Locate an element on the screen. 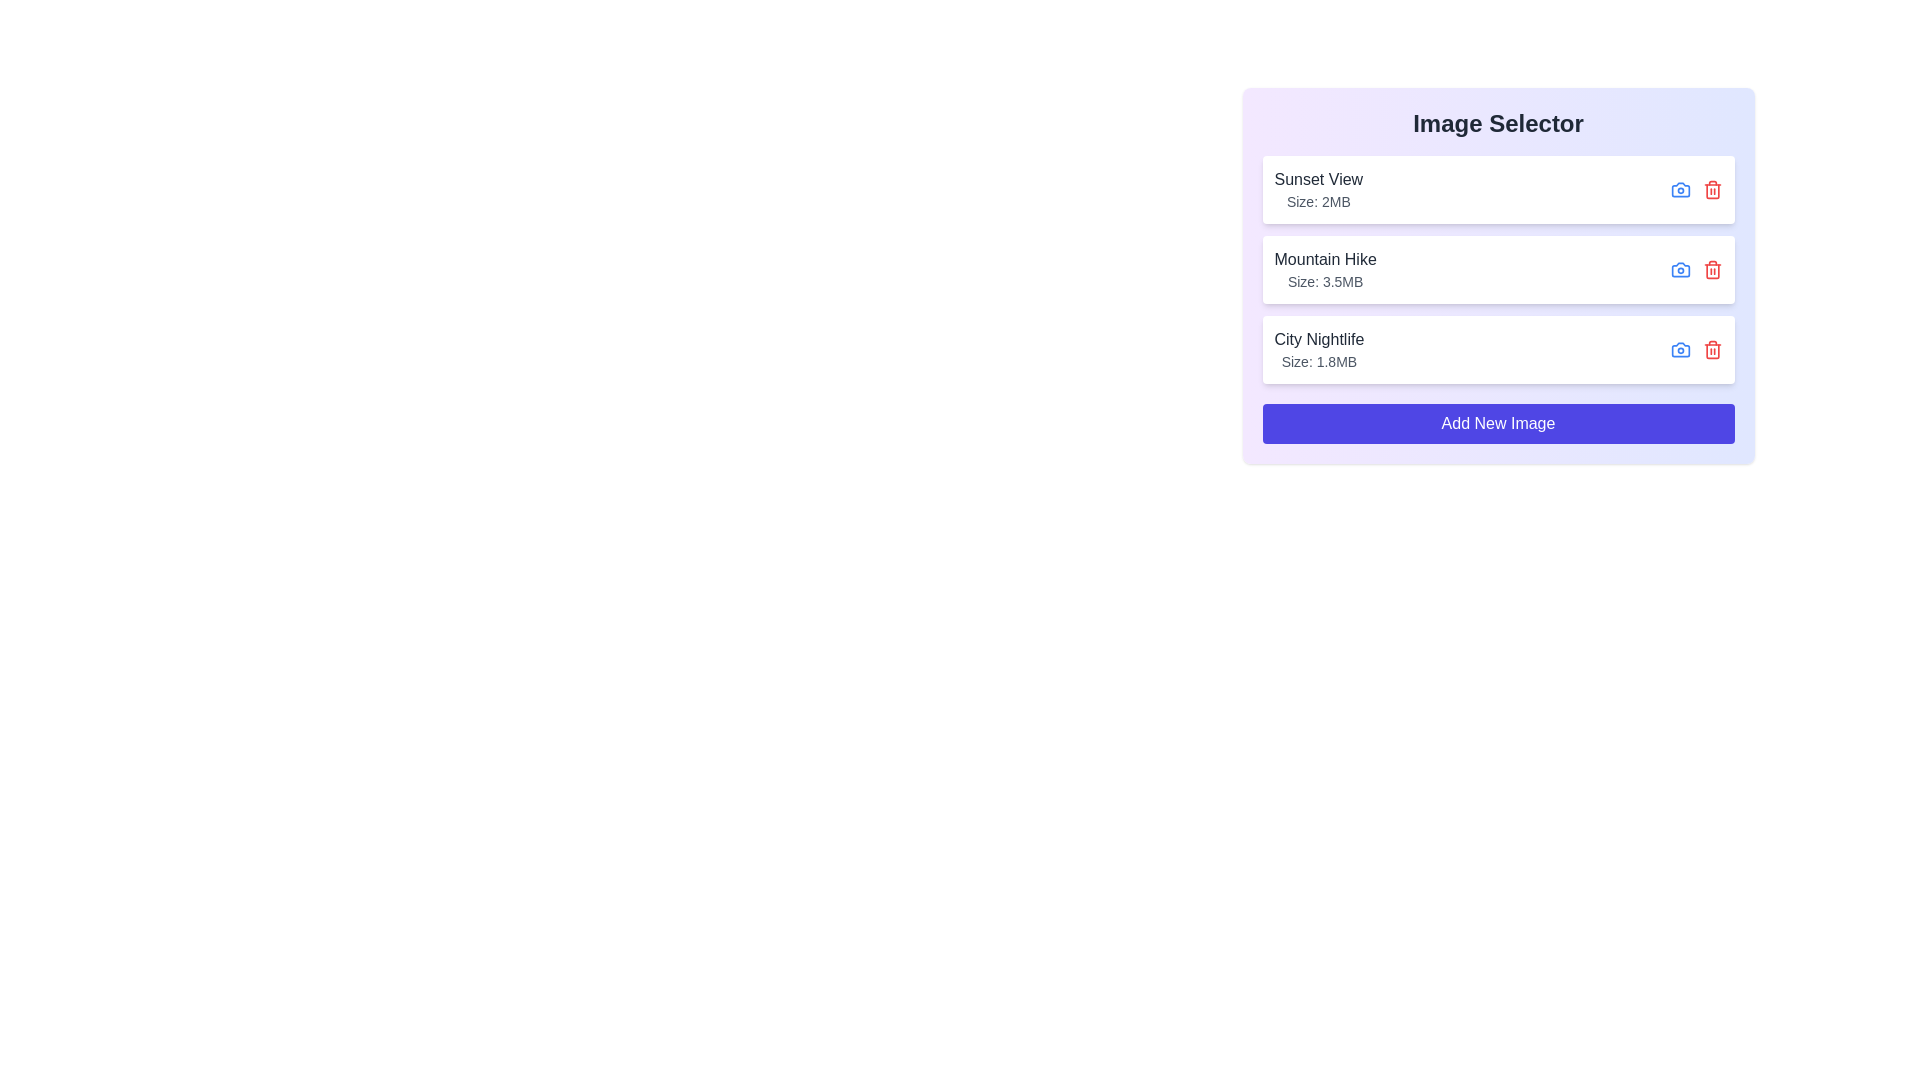 The image size is (1920, 1080). the name of the image to select it. The parameter Sunset View specifies the name of the image to be selected is located at coordinates (1318, 180).